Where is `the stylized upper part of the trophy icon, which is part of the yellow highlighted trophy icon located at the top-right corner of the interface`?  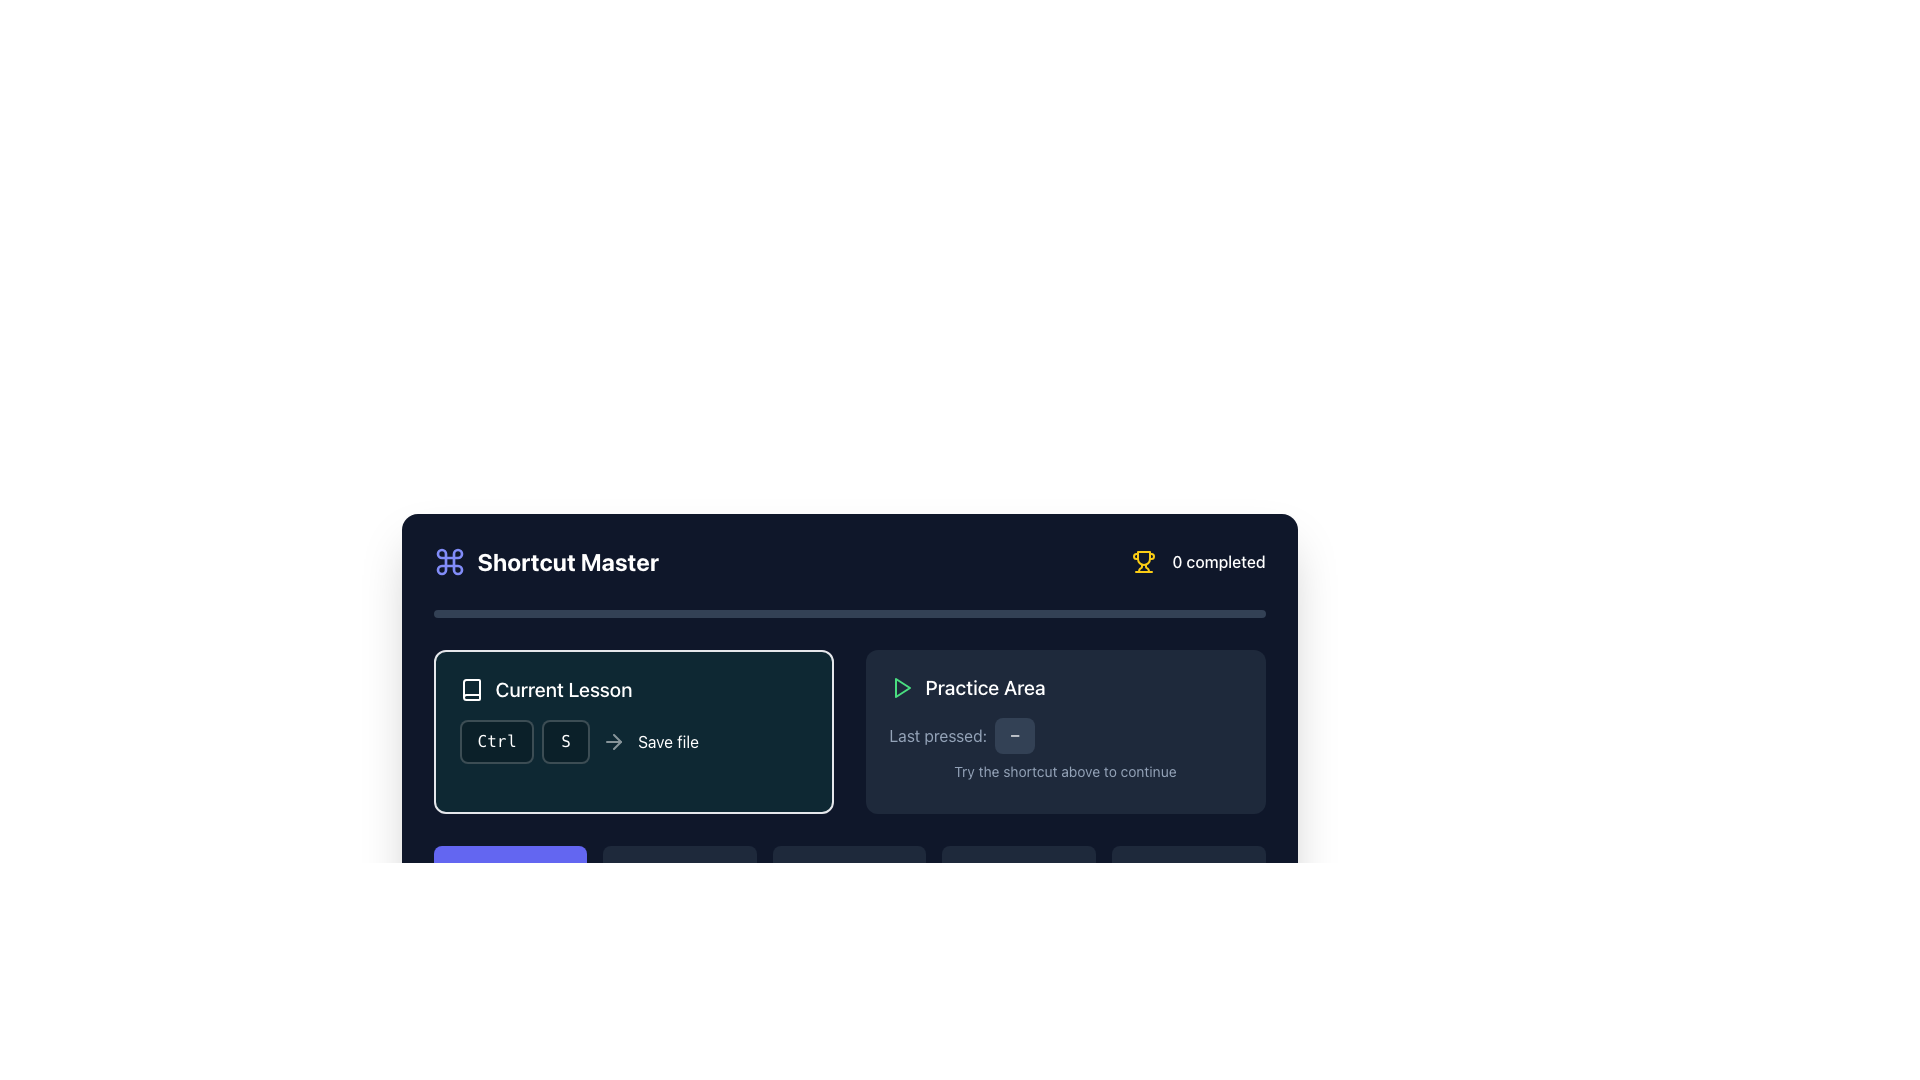 the stylized upper part of the trophy icon, which is part of the yellow highlighted trophy icon located at the top-right corner of the interface is located at coordinates (1144, 558).